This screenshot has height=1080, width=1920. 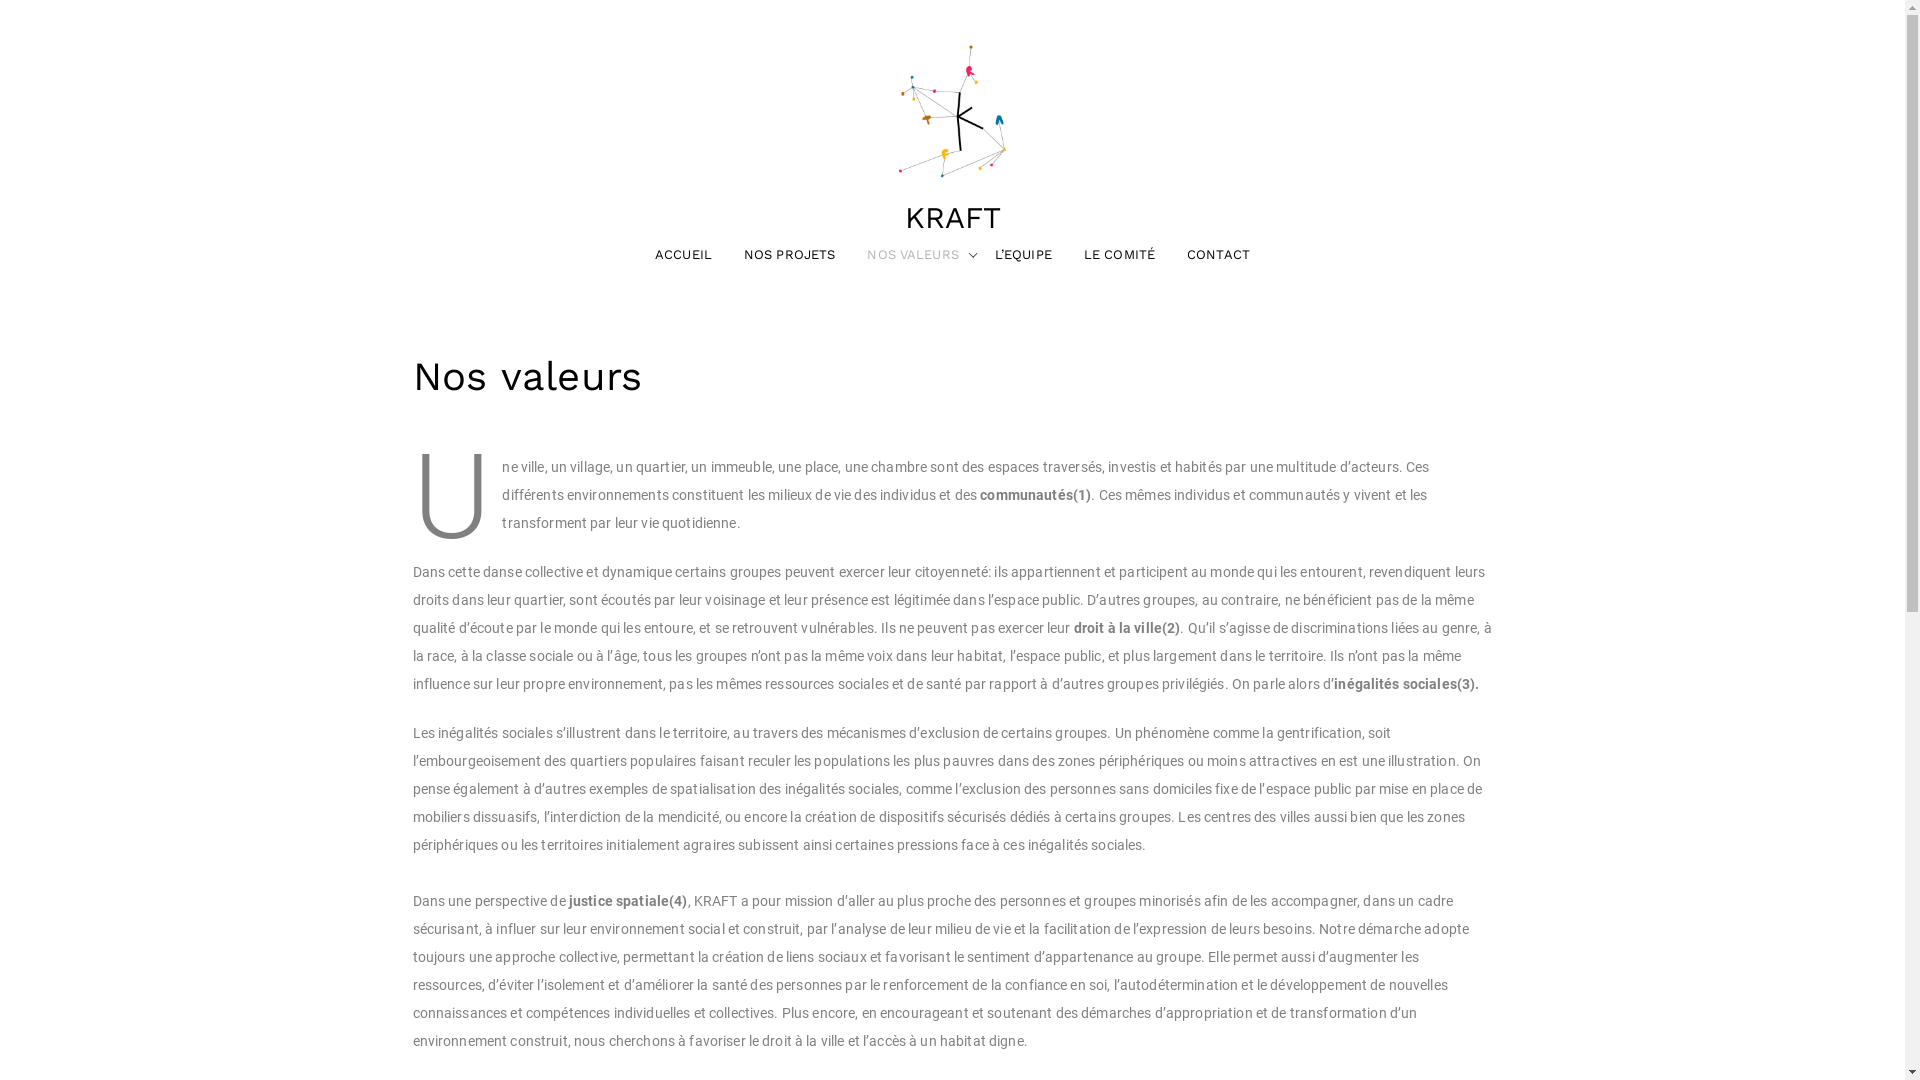 What do you see at coordinates (950, 218) in the screenshot?
I see `'KRAFT'` at bounding box center [950, 218].